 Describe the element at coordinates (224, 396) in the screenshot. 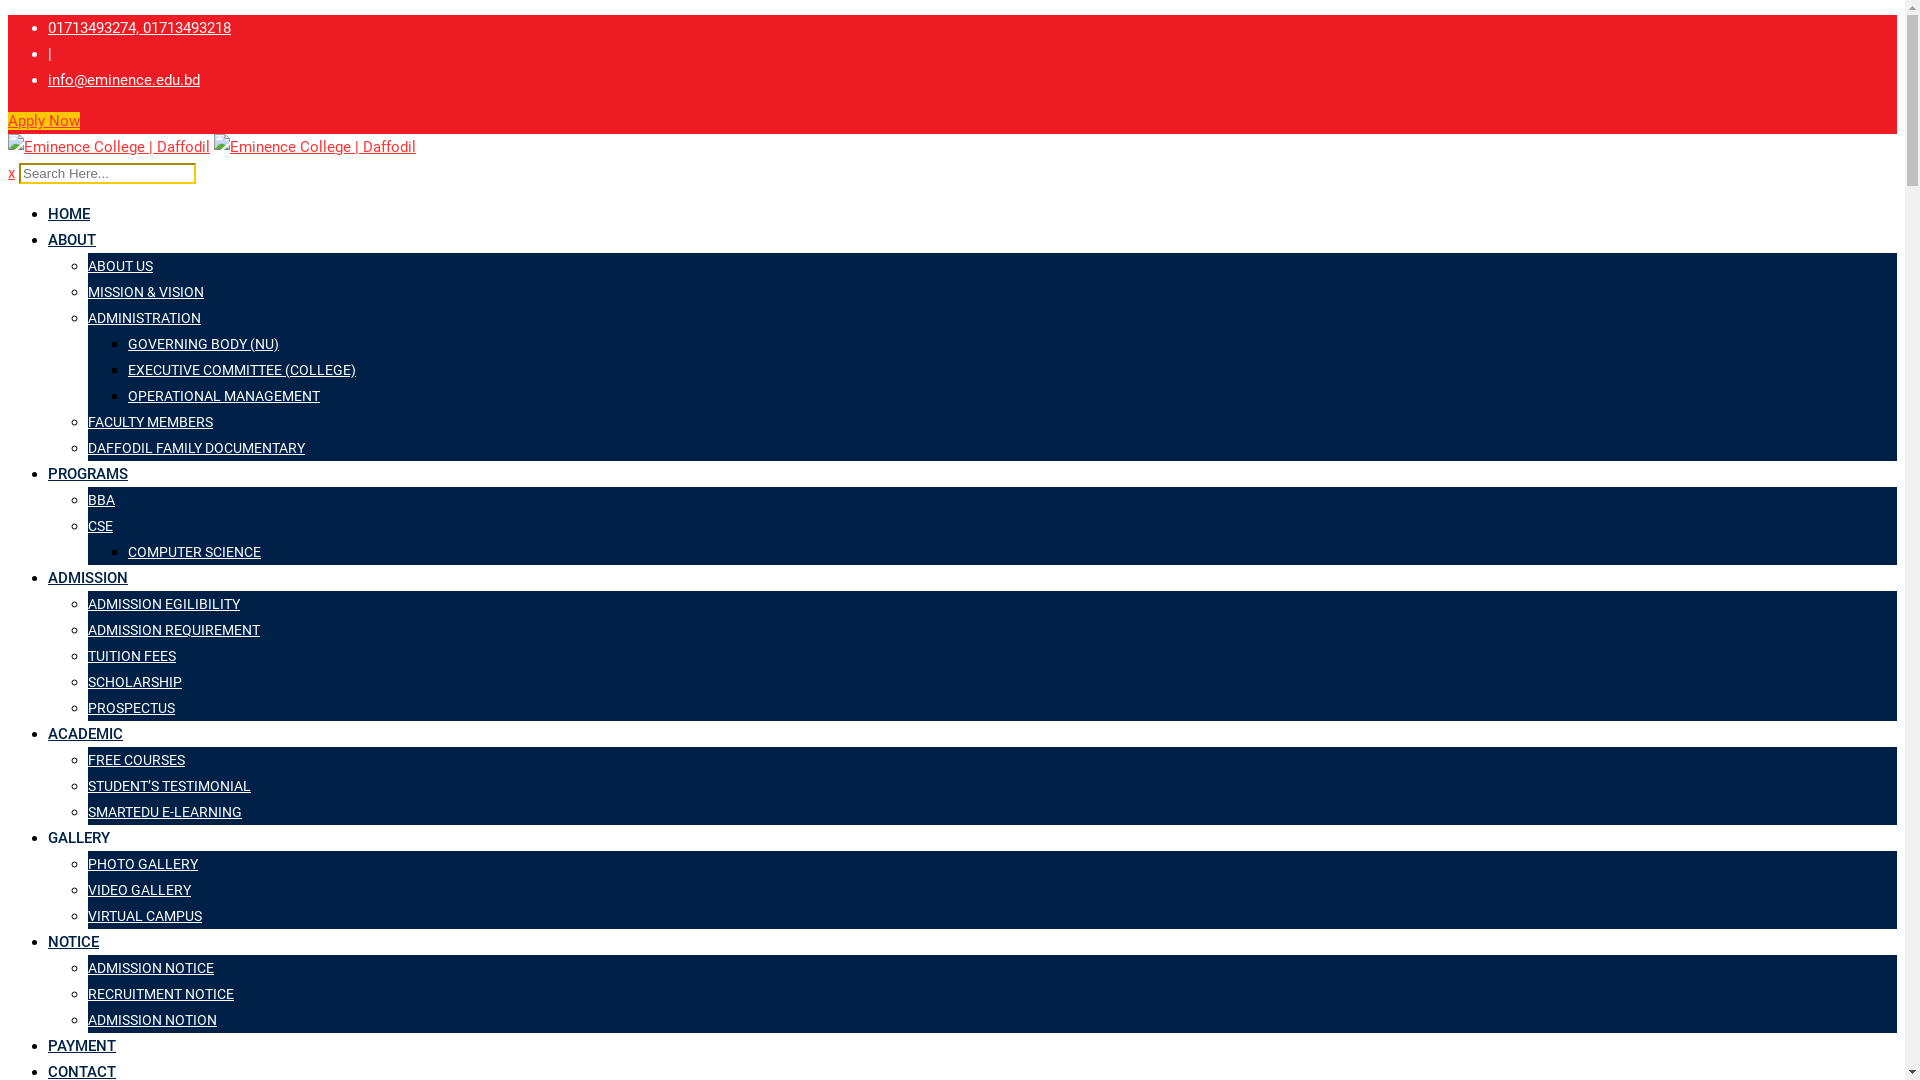

I see `'OPERATIONAL MANAGEMENT'` at that location.